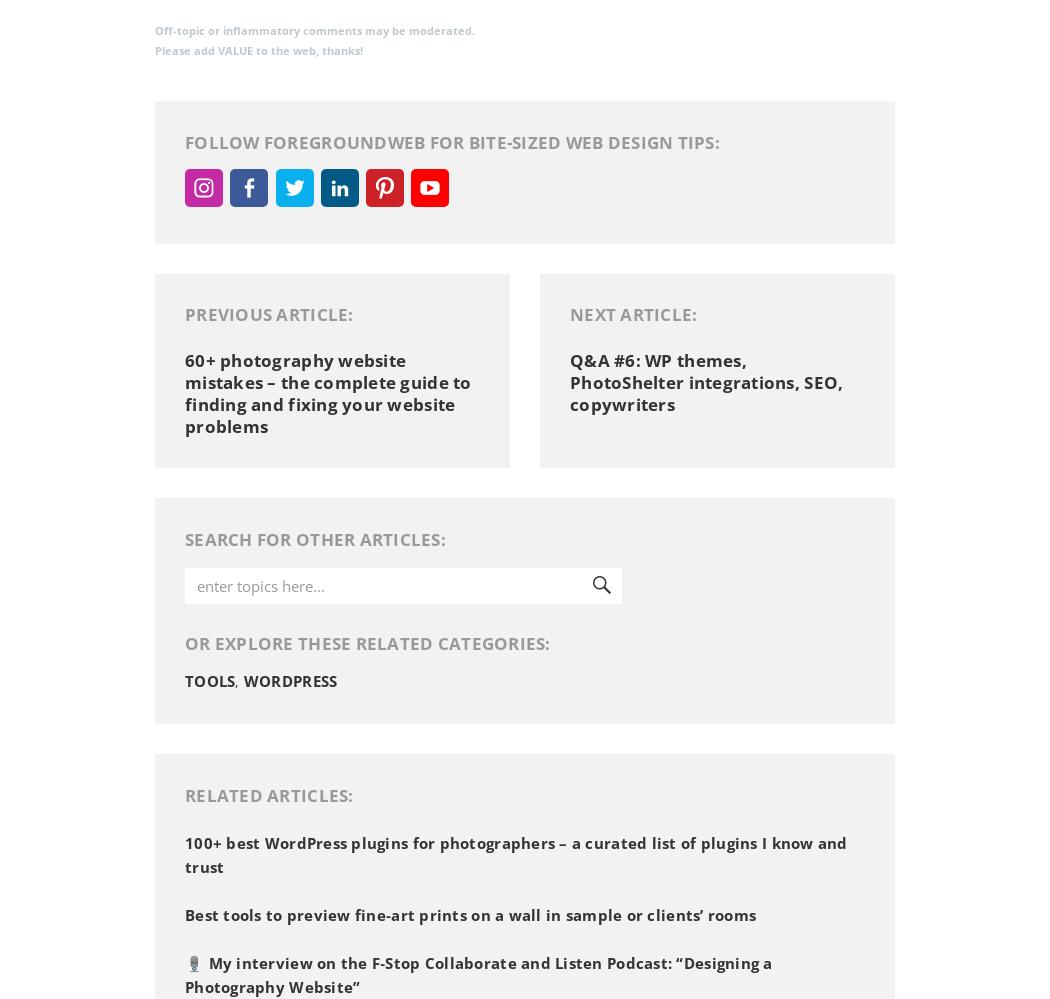 This screenshot has height=999, width=1050. What do you see at coordinates (514, 854) in the screenshot?
I see `'100+ best WordPress plugins for photographers – a curated list of plugins I know and trust'` at bounding box center [514, 854].